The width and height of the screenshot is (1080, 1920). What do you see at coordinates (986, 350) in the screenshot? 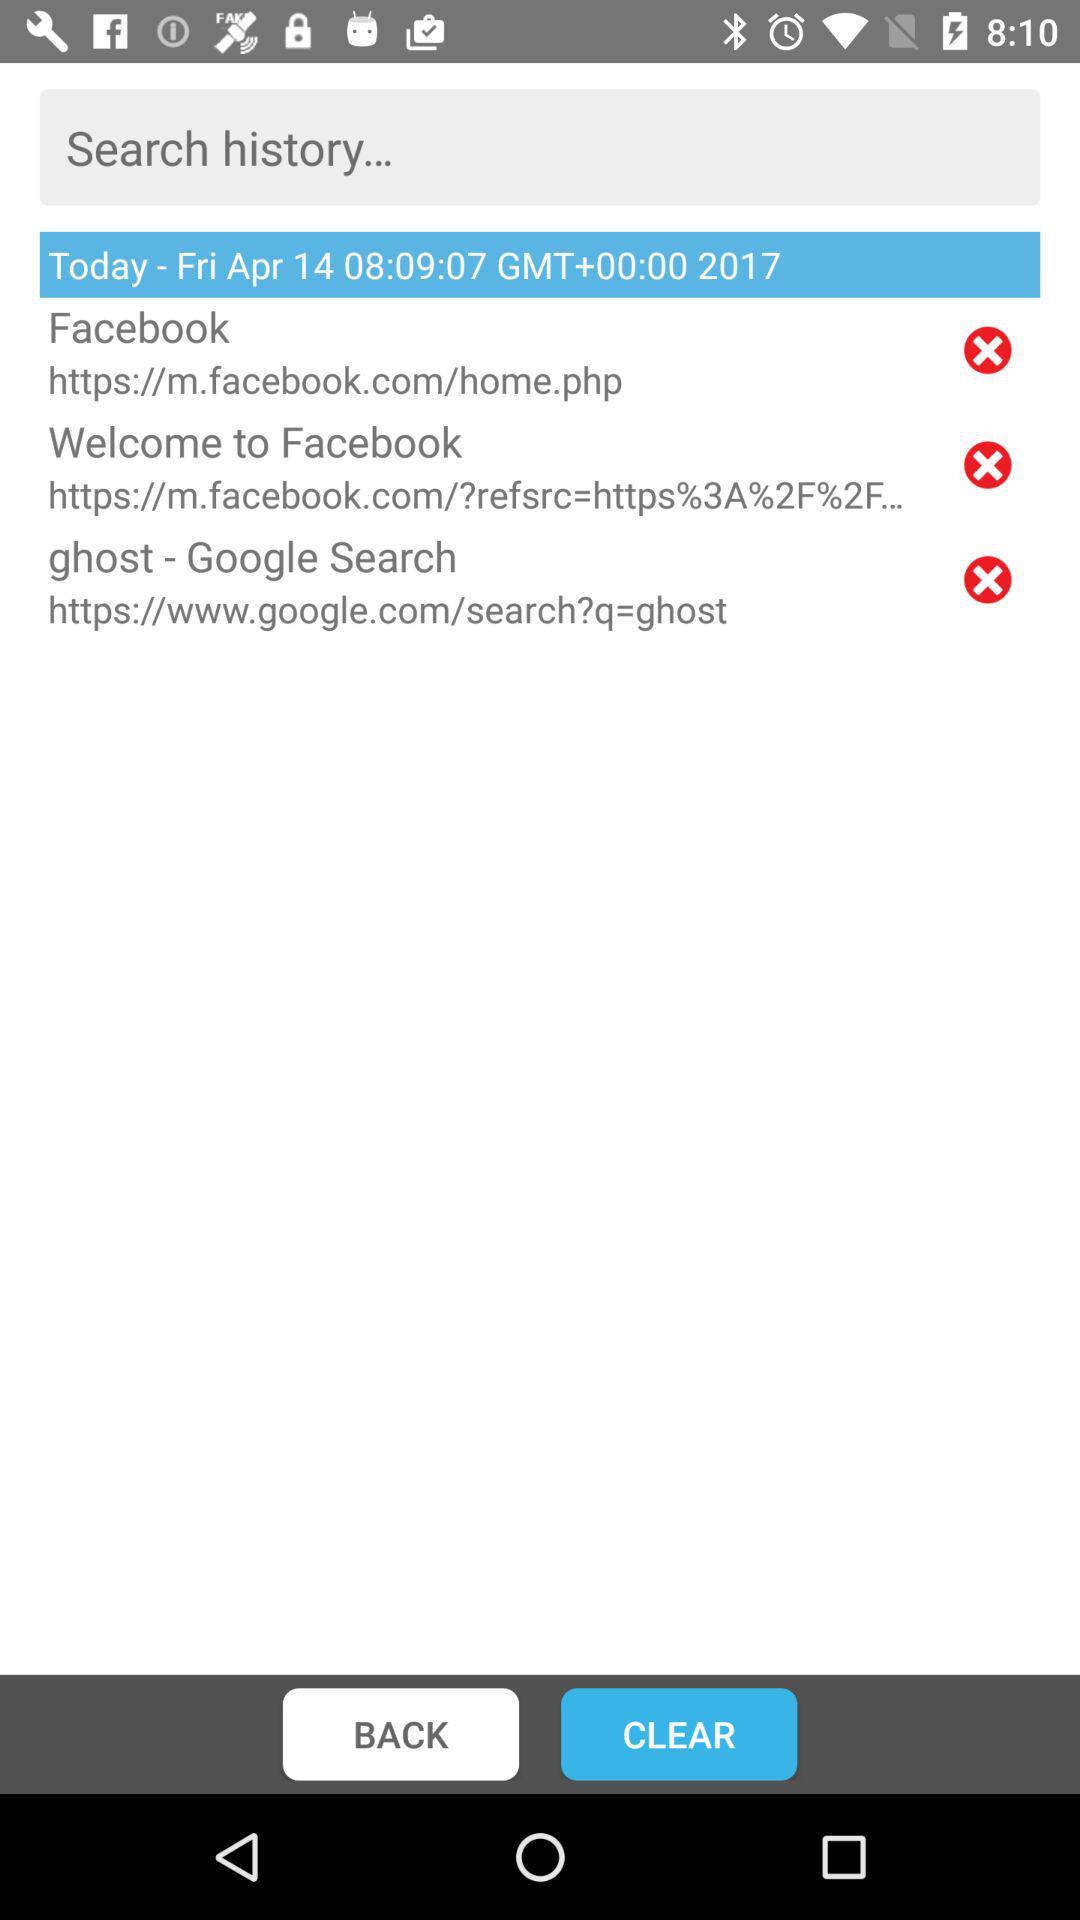
I see `remove this record from history` at bounding box center [986, 350].